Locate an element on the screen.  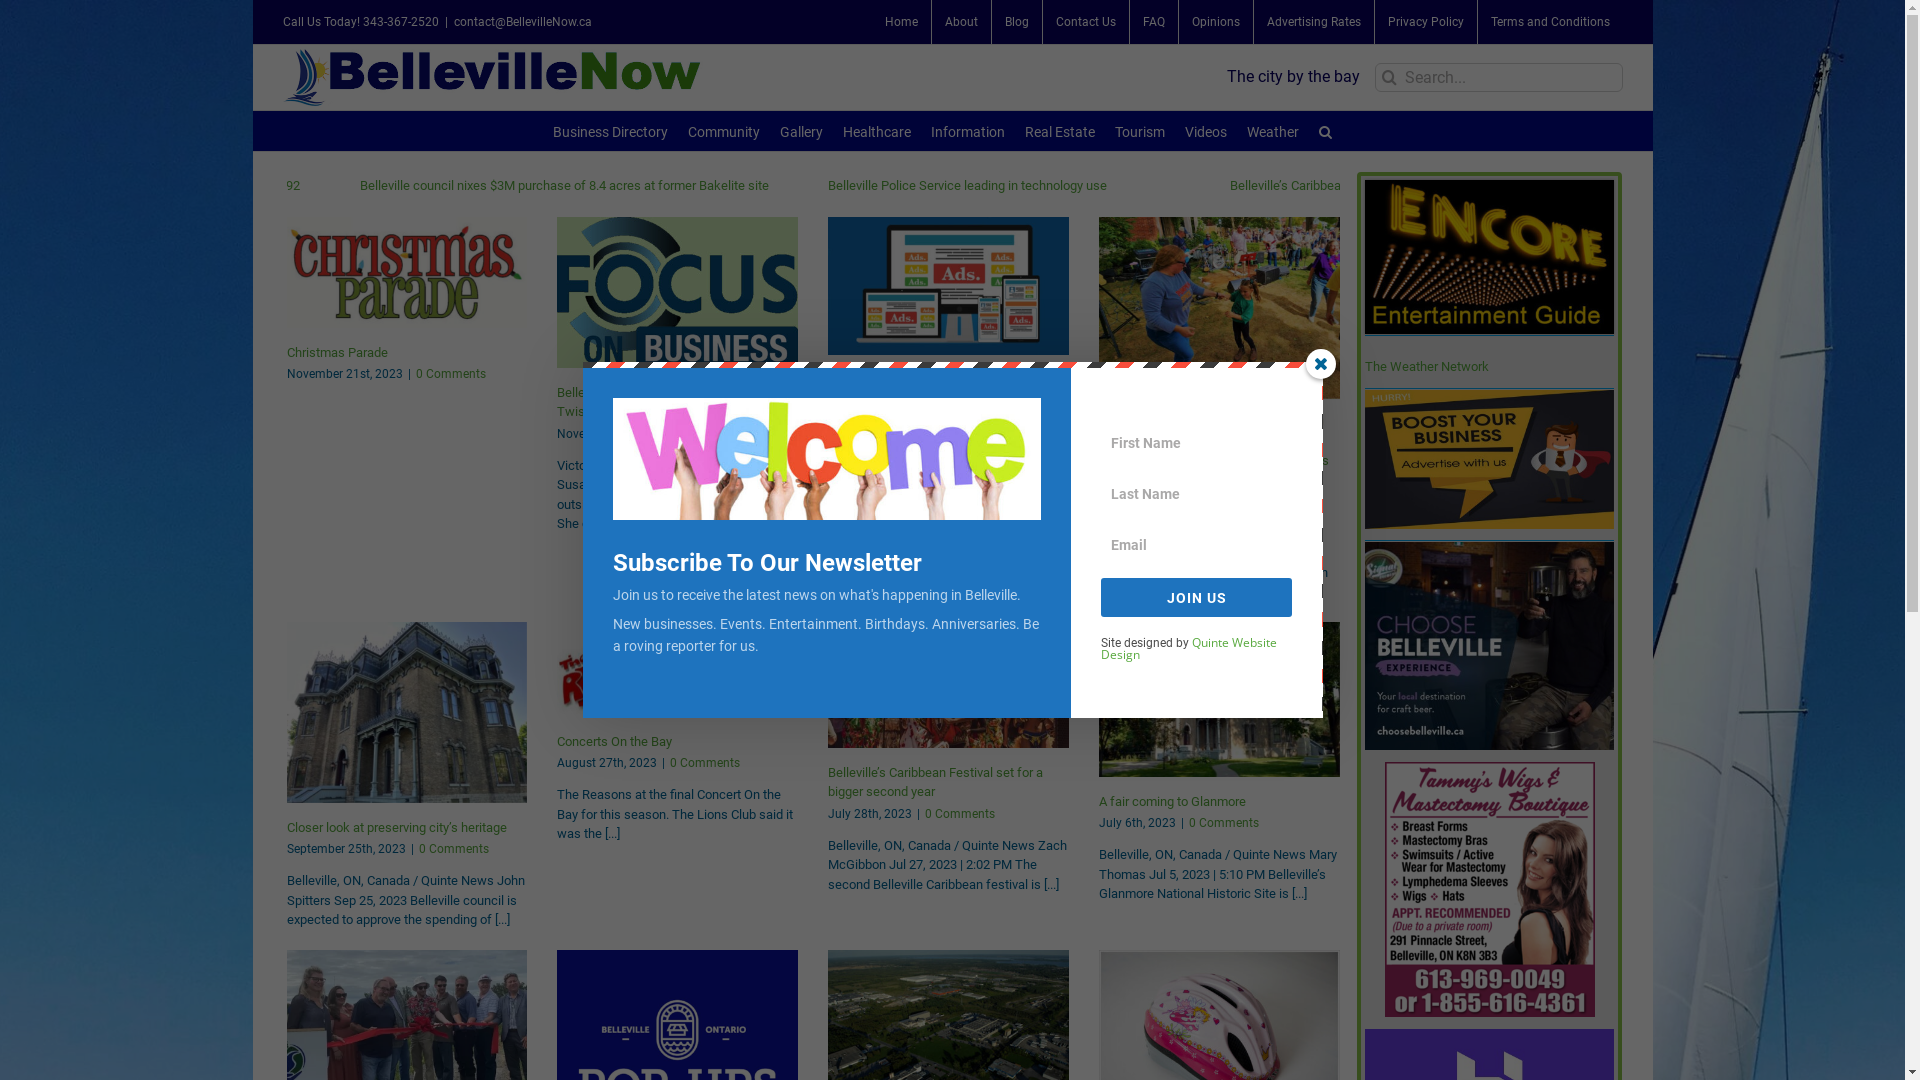
'Tourism' is located at coordinates (1140, 130).